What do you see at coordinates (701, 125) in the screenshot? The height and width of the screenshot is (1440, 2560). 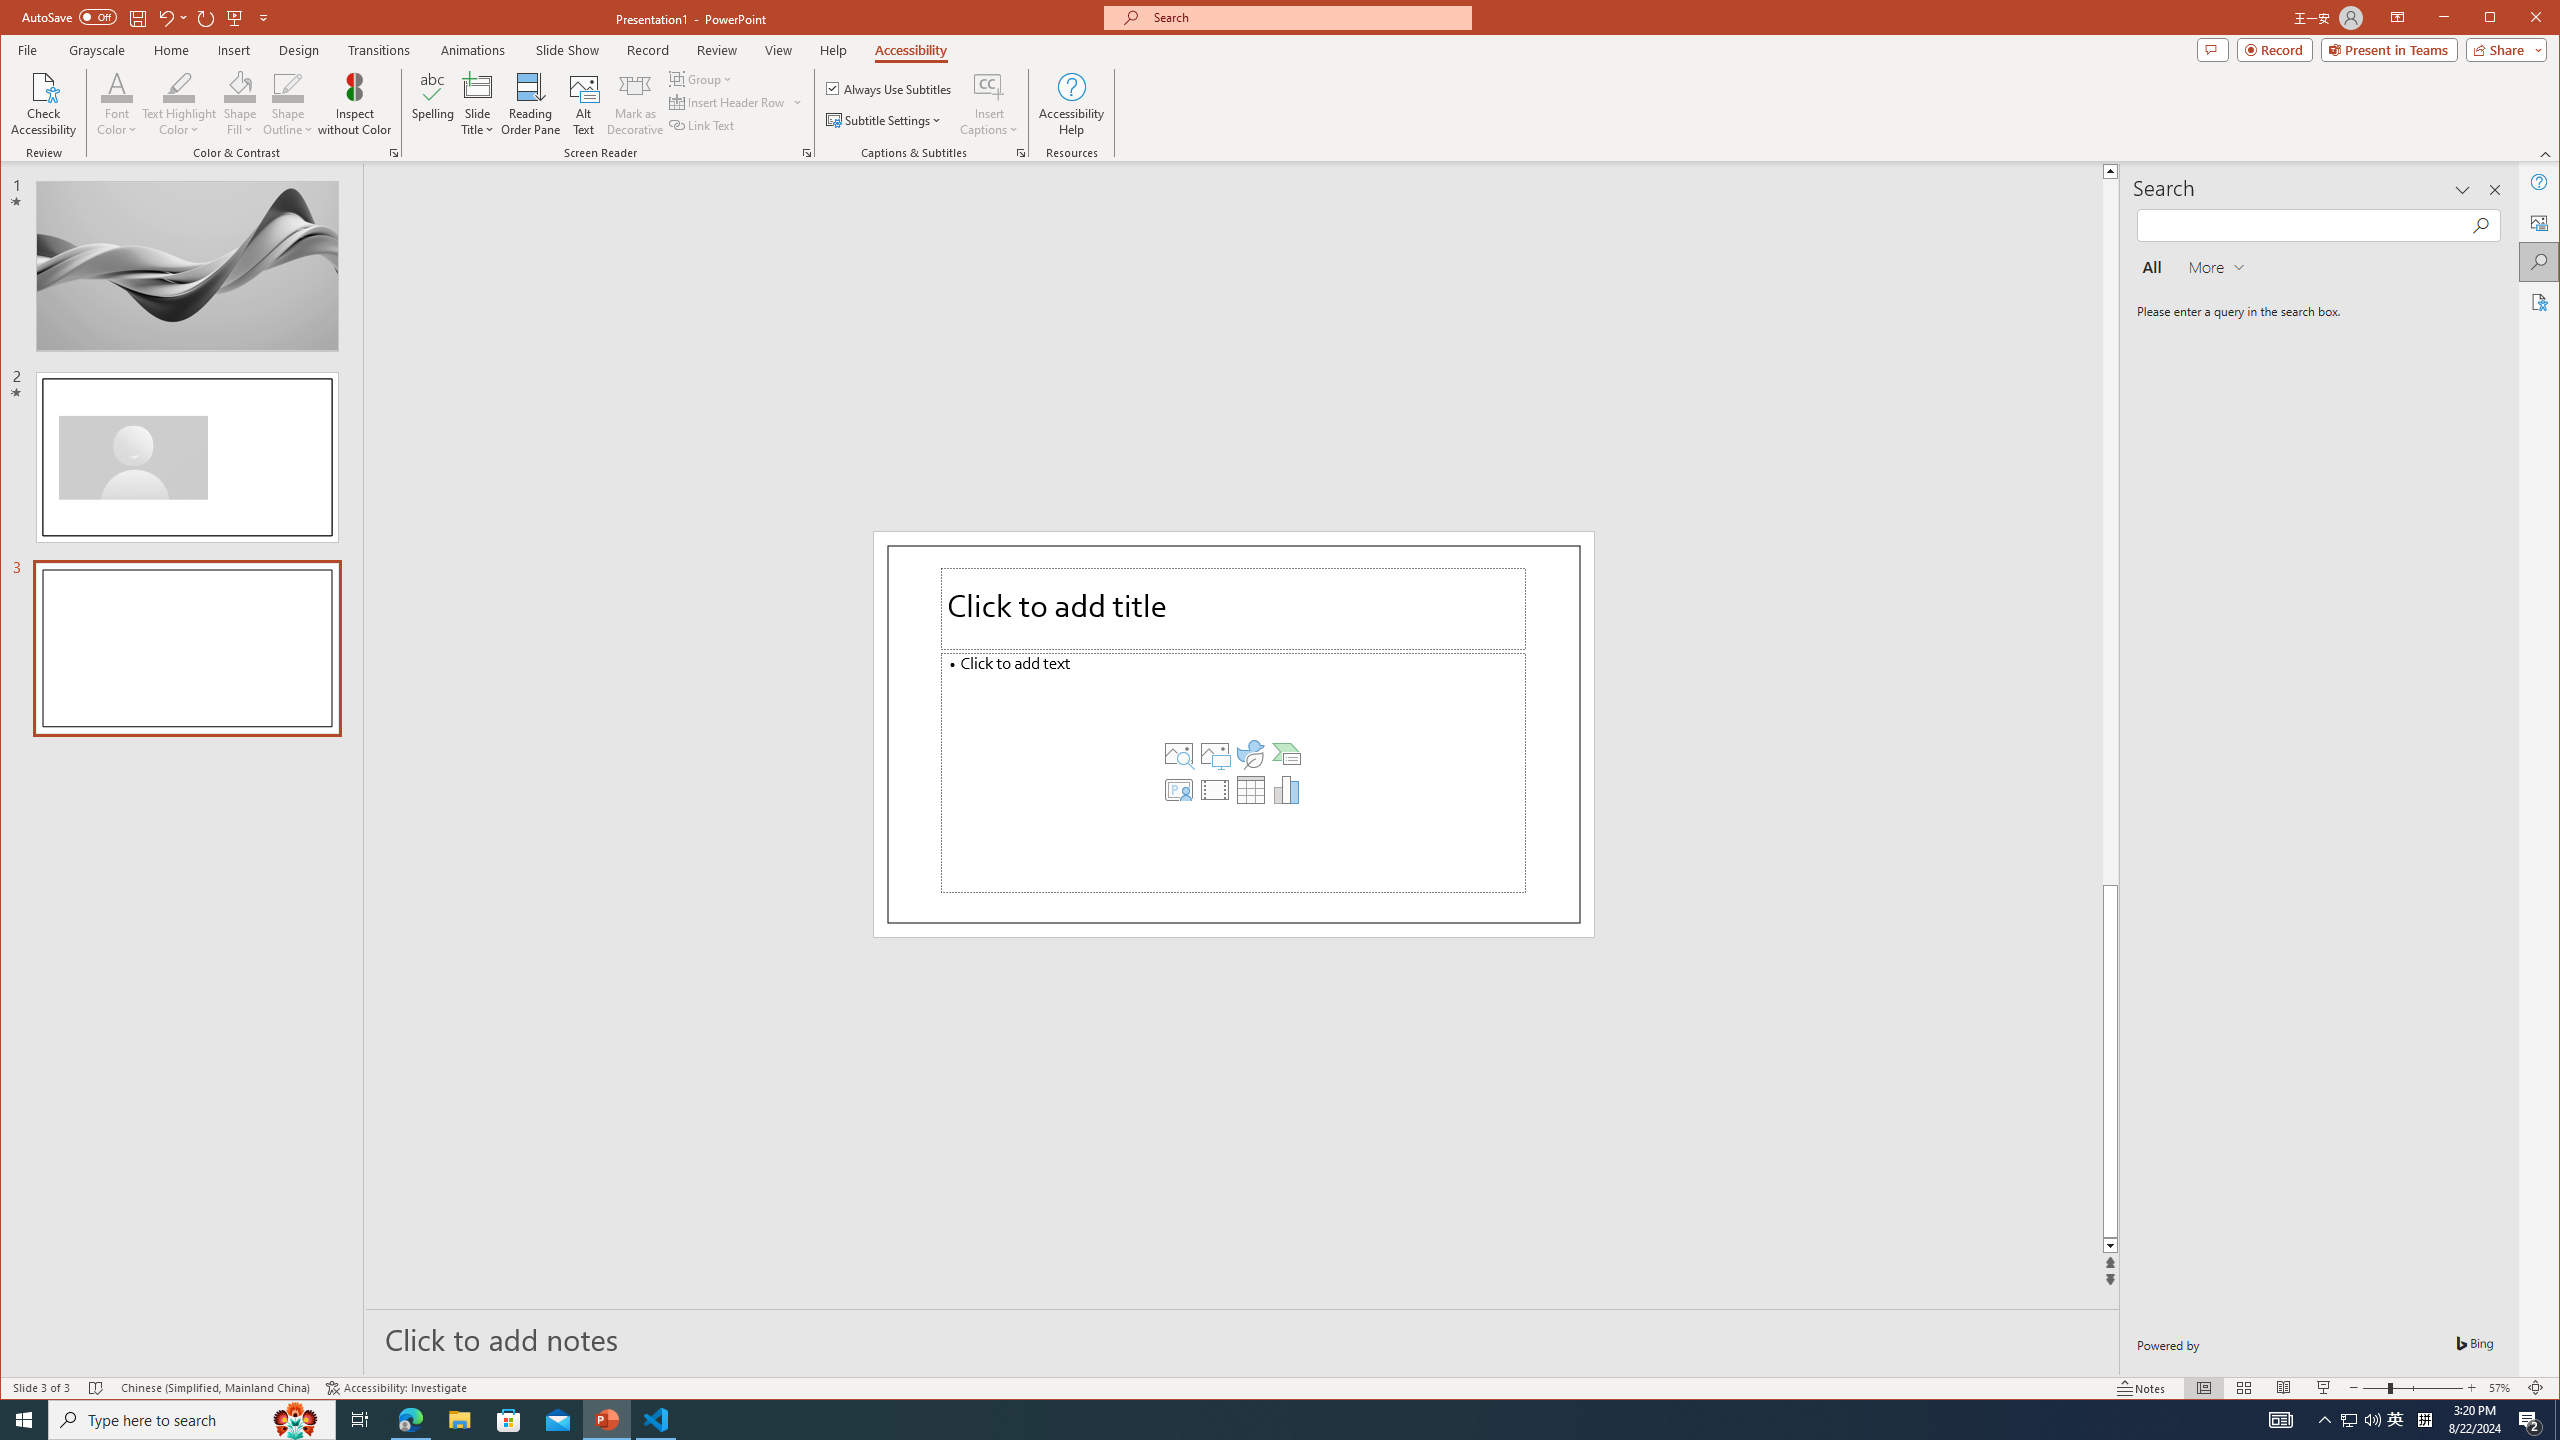 I see `'Link Text'` at bounding box center [701, 125].